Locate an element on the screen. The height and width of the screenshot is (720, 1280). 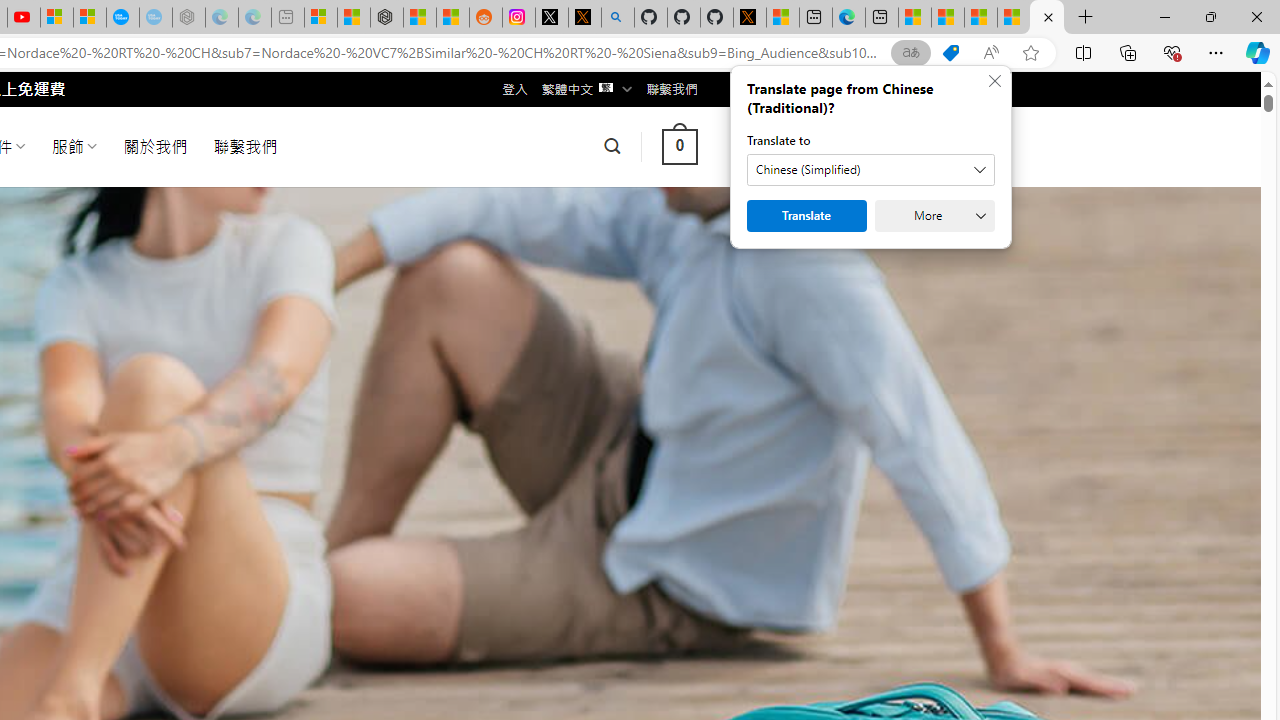
'Translate to' is located at coordinates (871, 168).